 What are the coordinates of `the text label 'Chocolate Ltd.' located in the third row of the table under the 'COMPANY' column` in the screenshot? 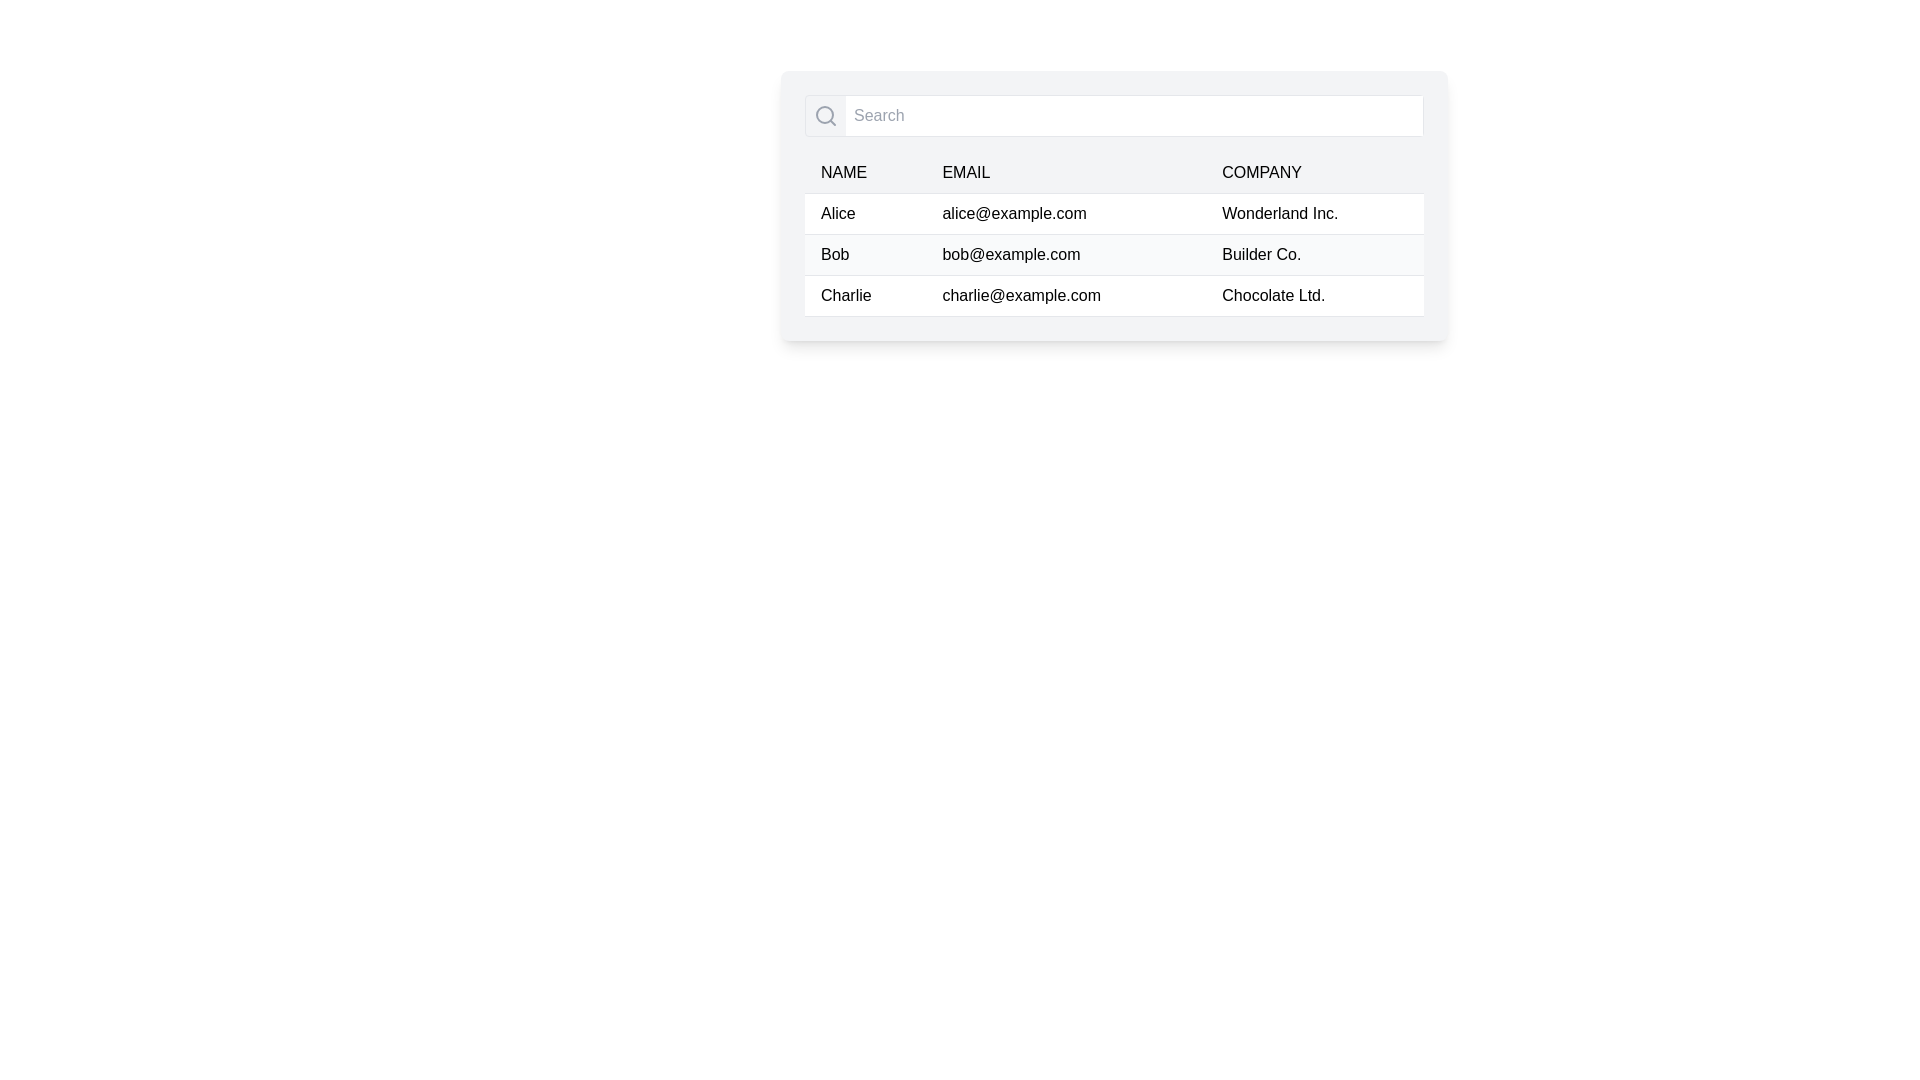 It's located at (1315, 296).